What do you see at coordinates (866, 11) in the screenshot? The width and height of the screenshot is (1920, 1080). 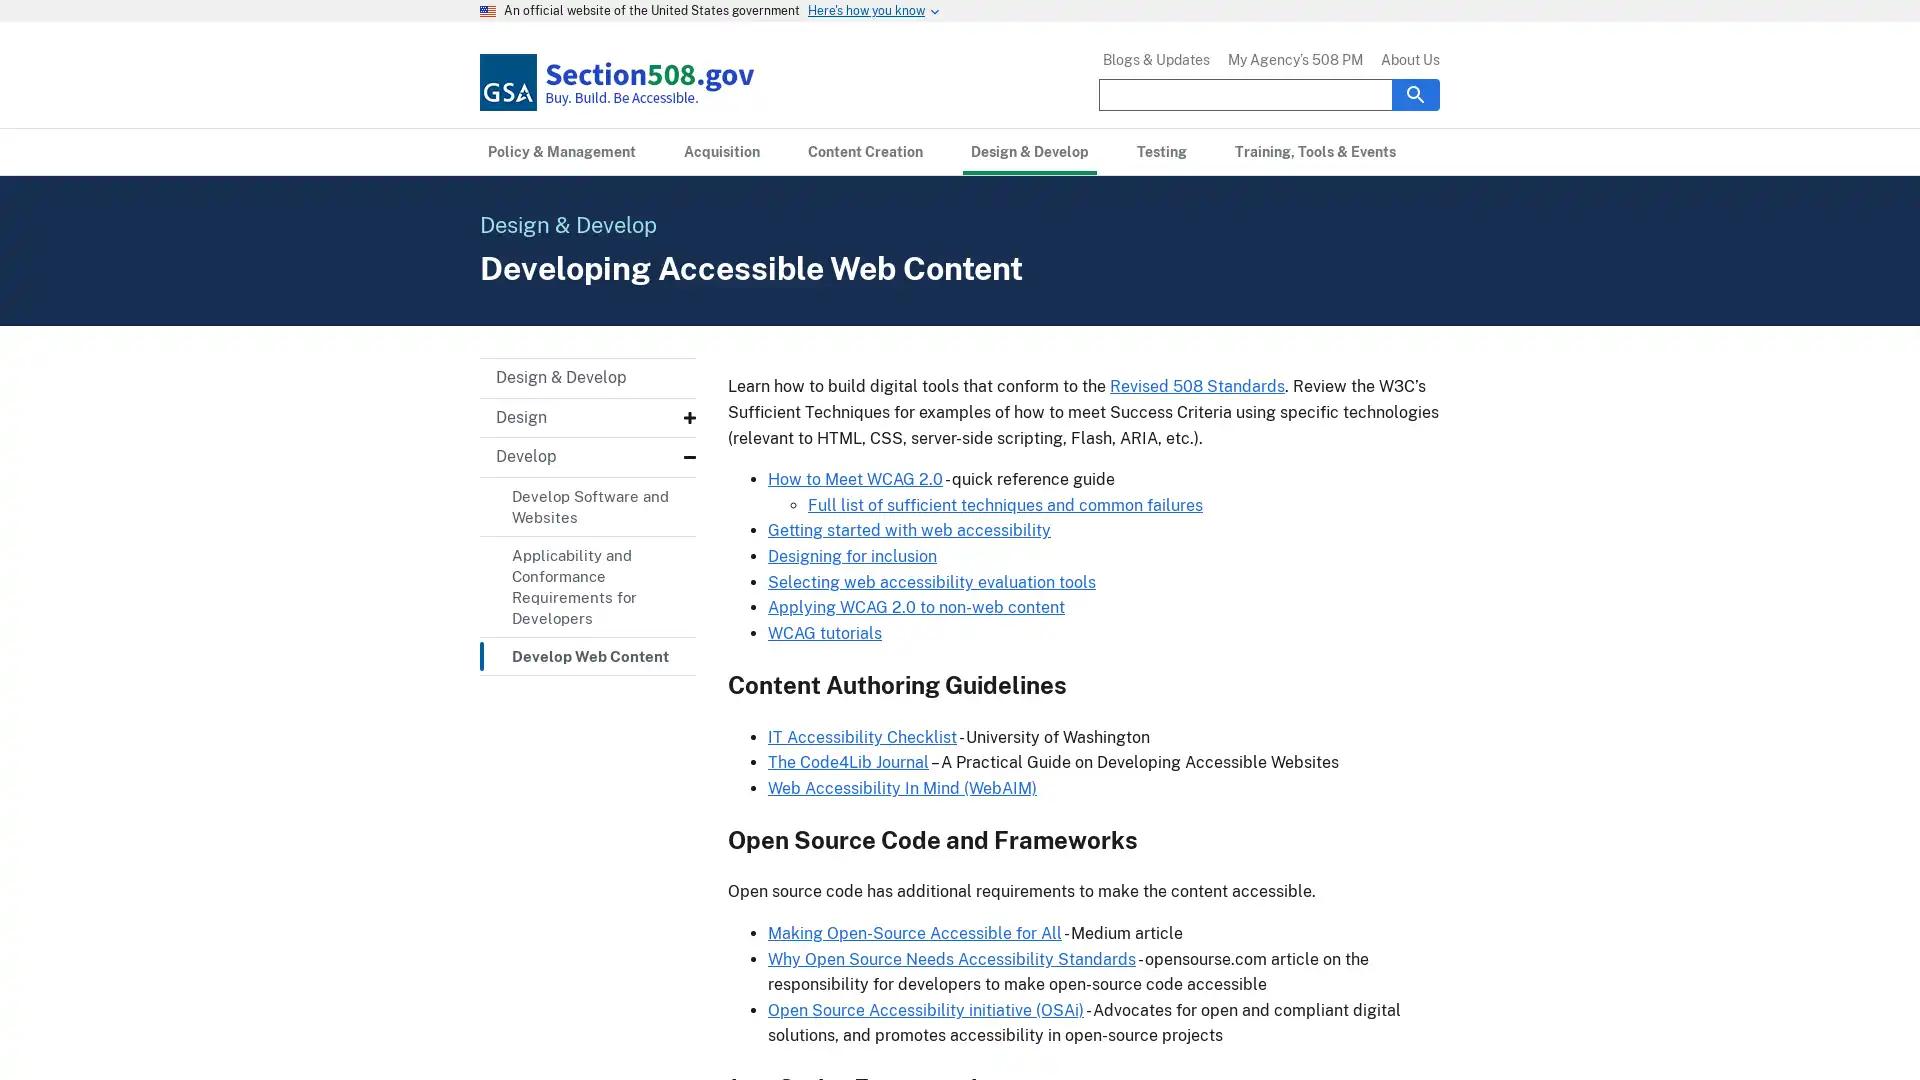 I see `Here's how you know` at bounding box center [866, 11].